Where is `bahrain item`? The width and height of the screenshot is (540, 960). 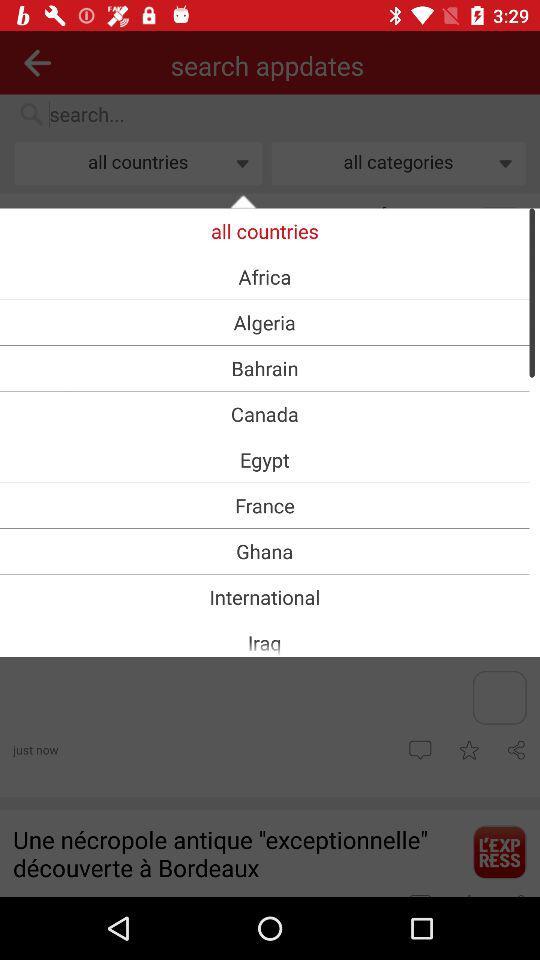 bahrain item is located at coordinates (264, 367).